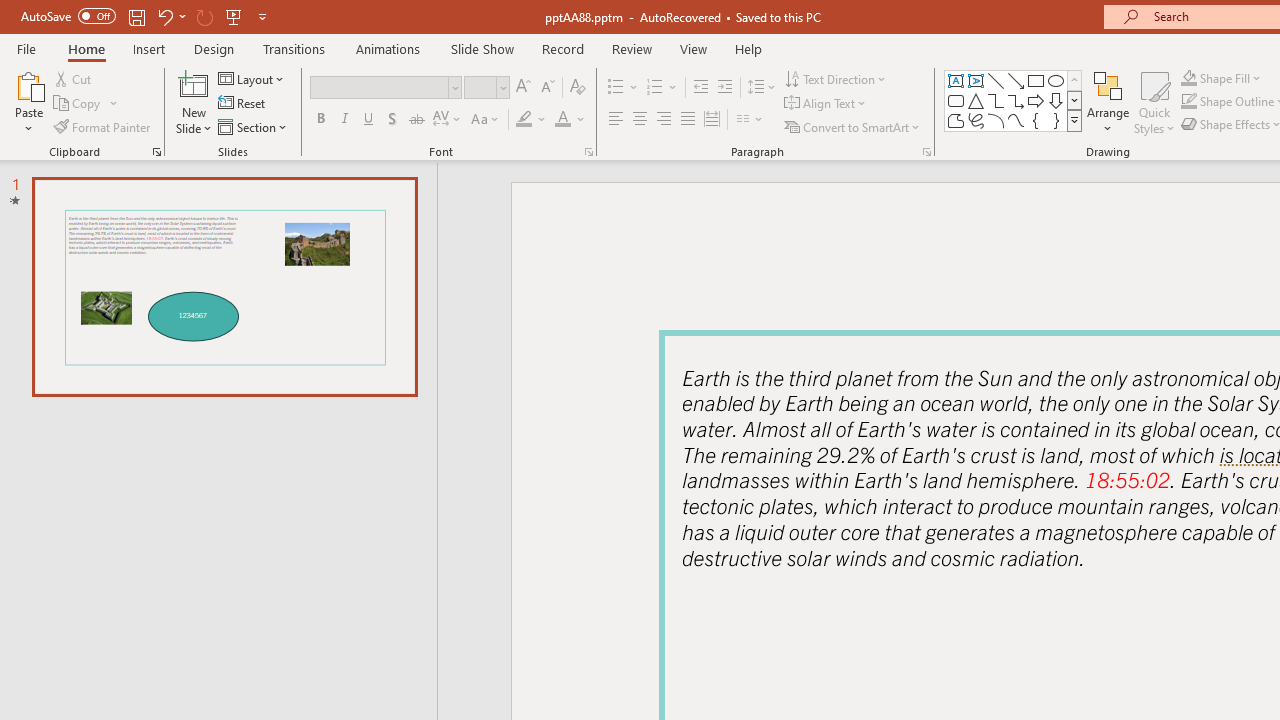  I want to click on 'Font...', so click(587, 150).